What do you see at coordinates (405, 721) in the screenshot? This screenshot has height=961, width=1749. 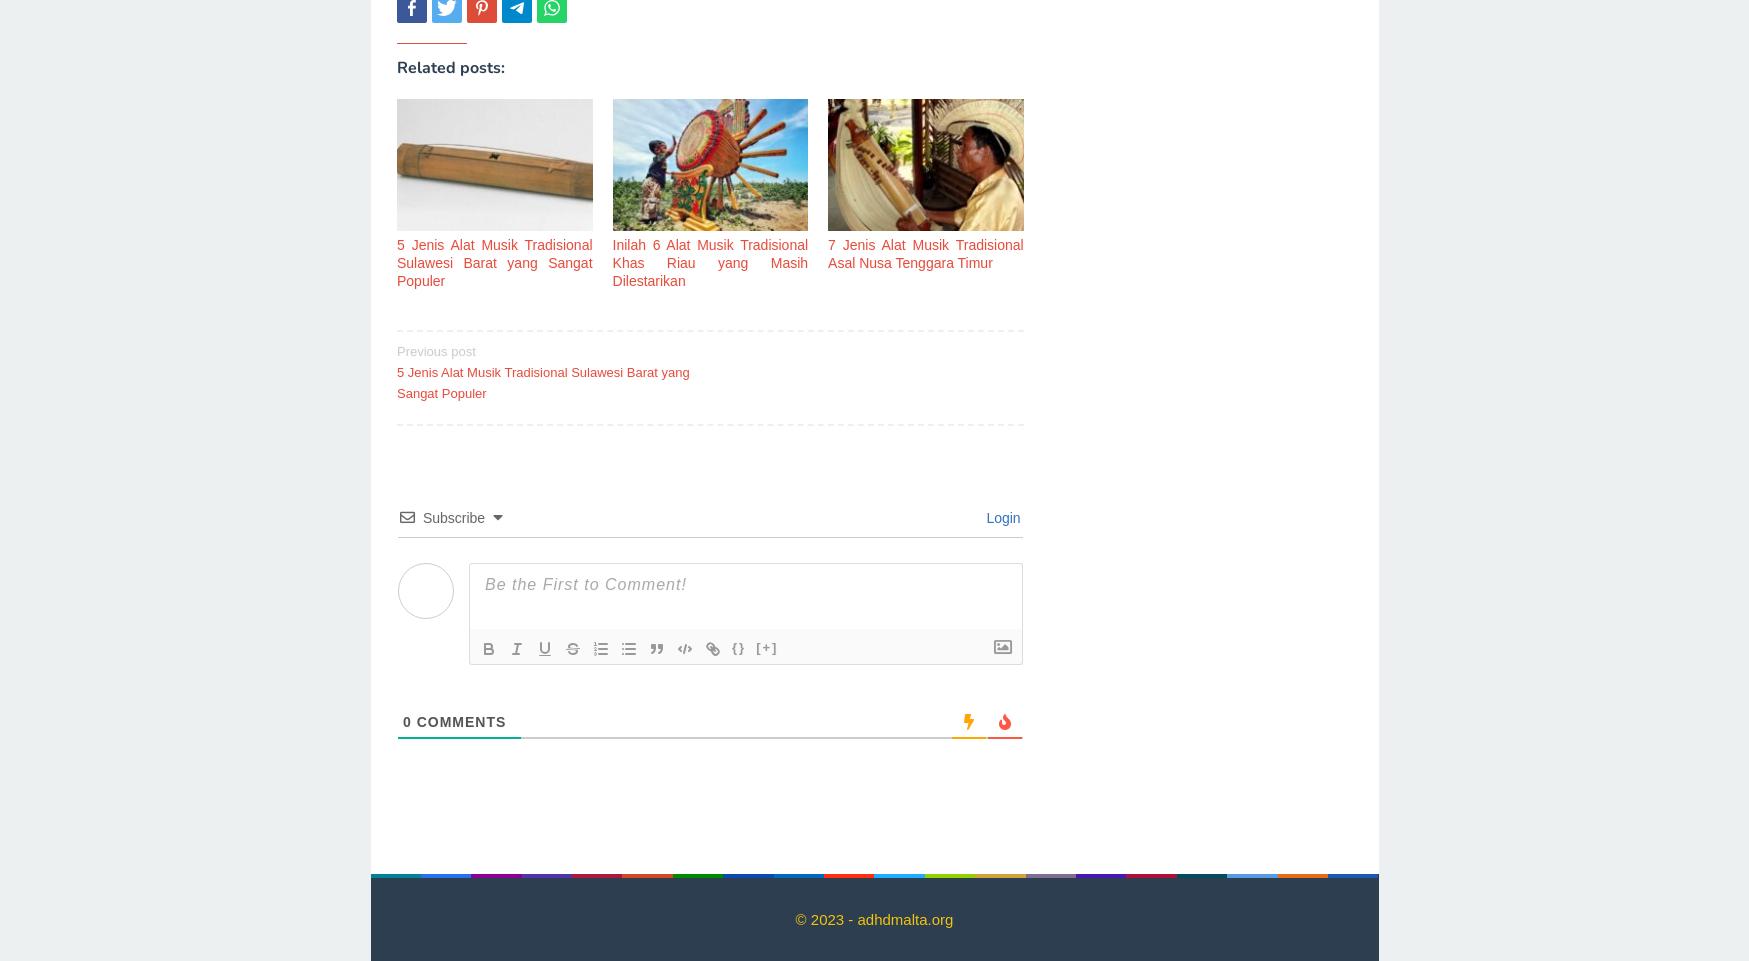 I see `'0'` at bounding box center [405, 721].